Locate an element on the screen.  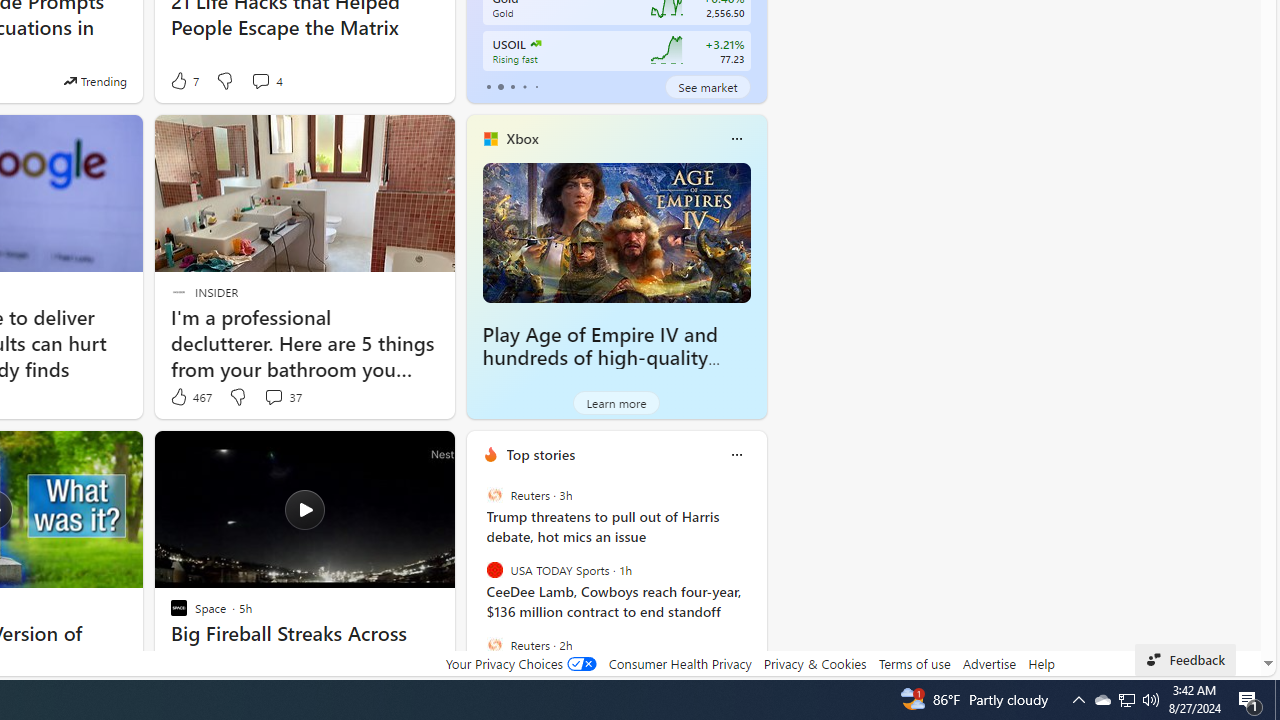
'Your Privacy Choices' is located at coordinates (520, 663).